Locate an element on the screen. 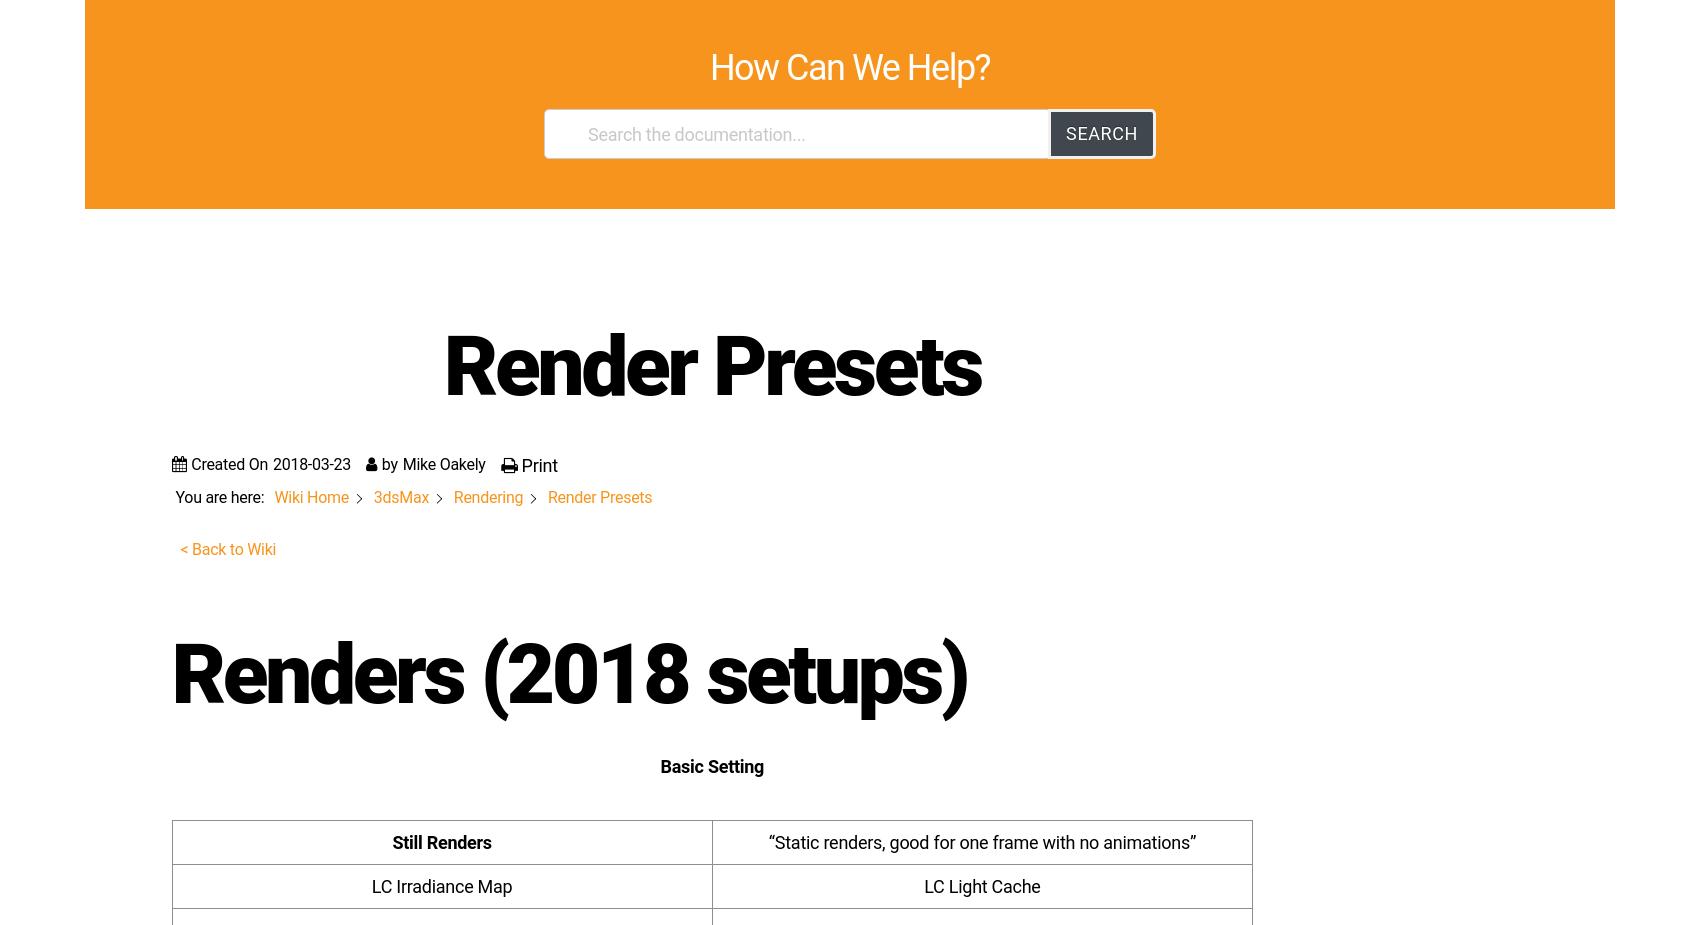 Image resolution: width=1700 pixels, height=925 pixels. 'Image Sampler : 0.002' is located at coordinates (277, 299).